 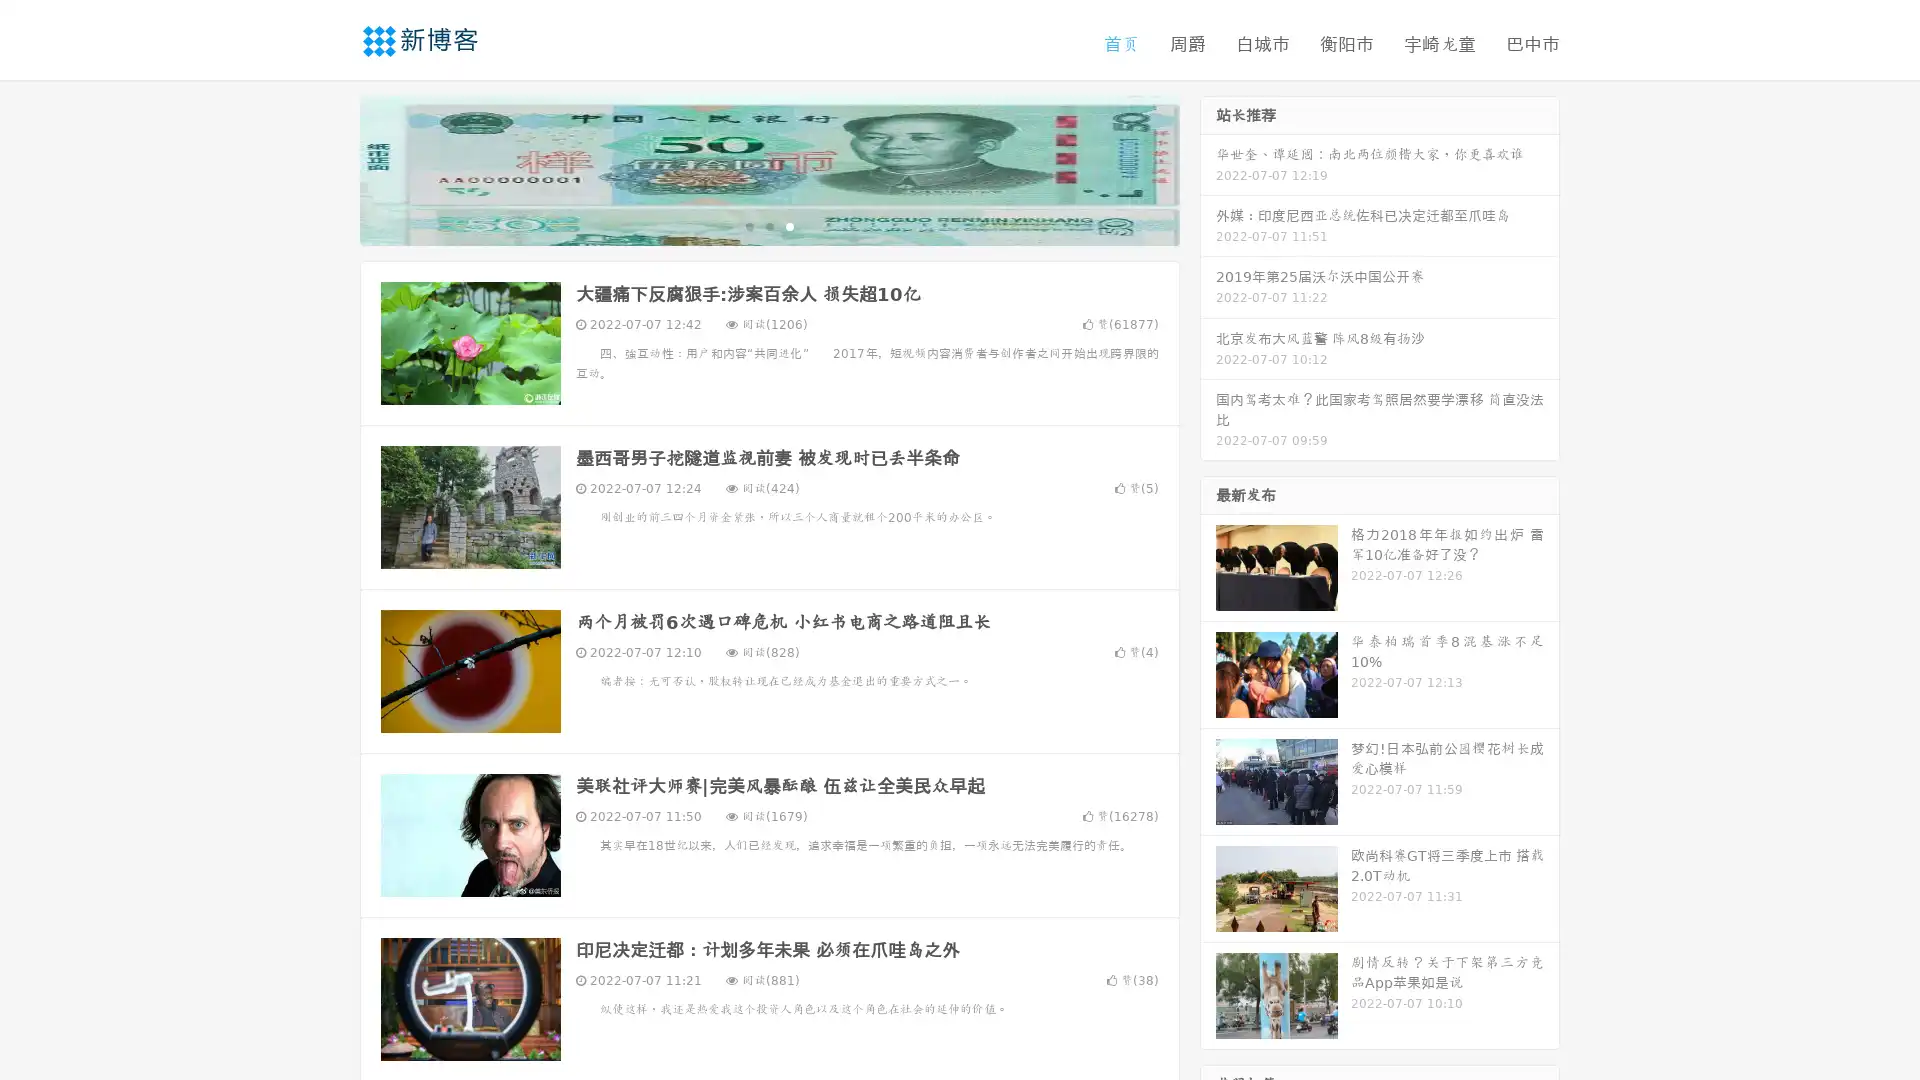 I want to click on Previous slide, so click(x=330, y=168).